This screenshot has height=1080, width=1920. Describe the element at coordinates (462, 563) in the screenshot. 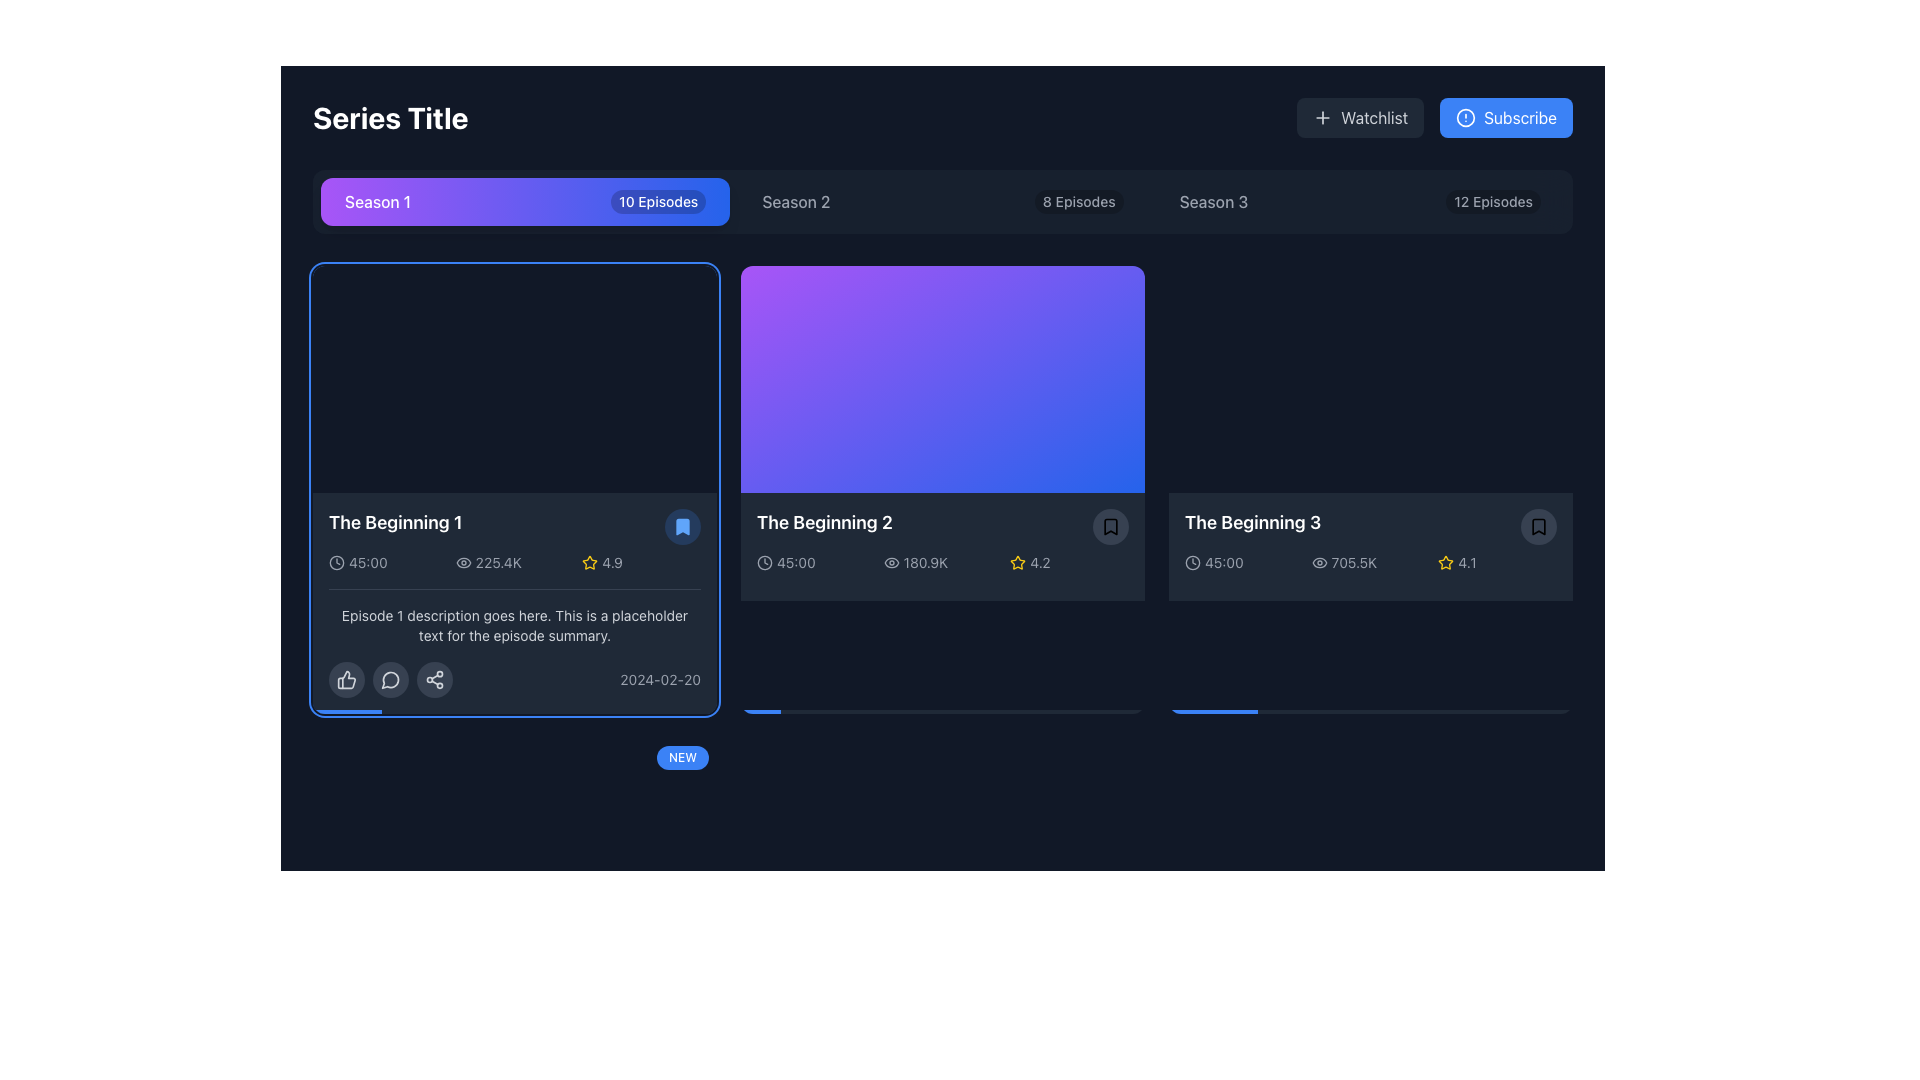

I see `the 'View' or 'Eye' icon located to the left of the numerical text display '225.4K' in the media section below the title 'The Beginning 1'` at that location.